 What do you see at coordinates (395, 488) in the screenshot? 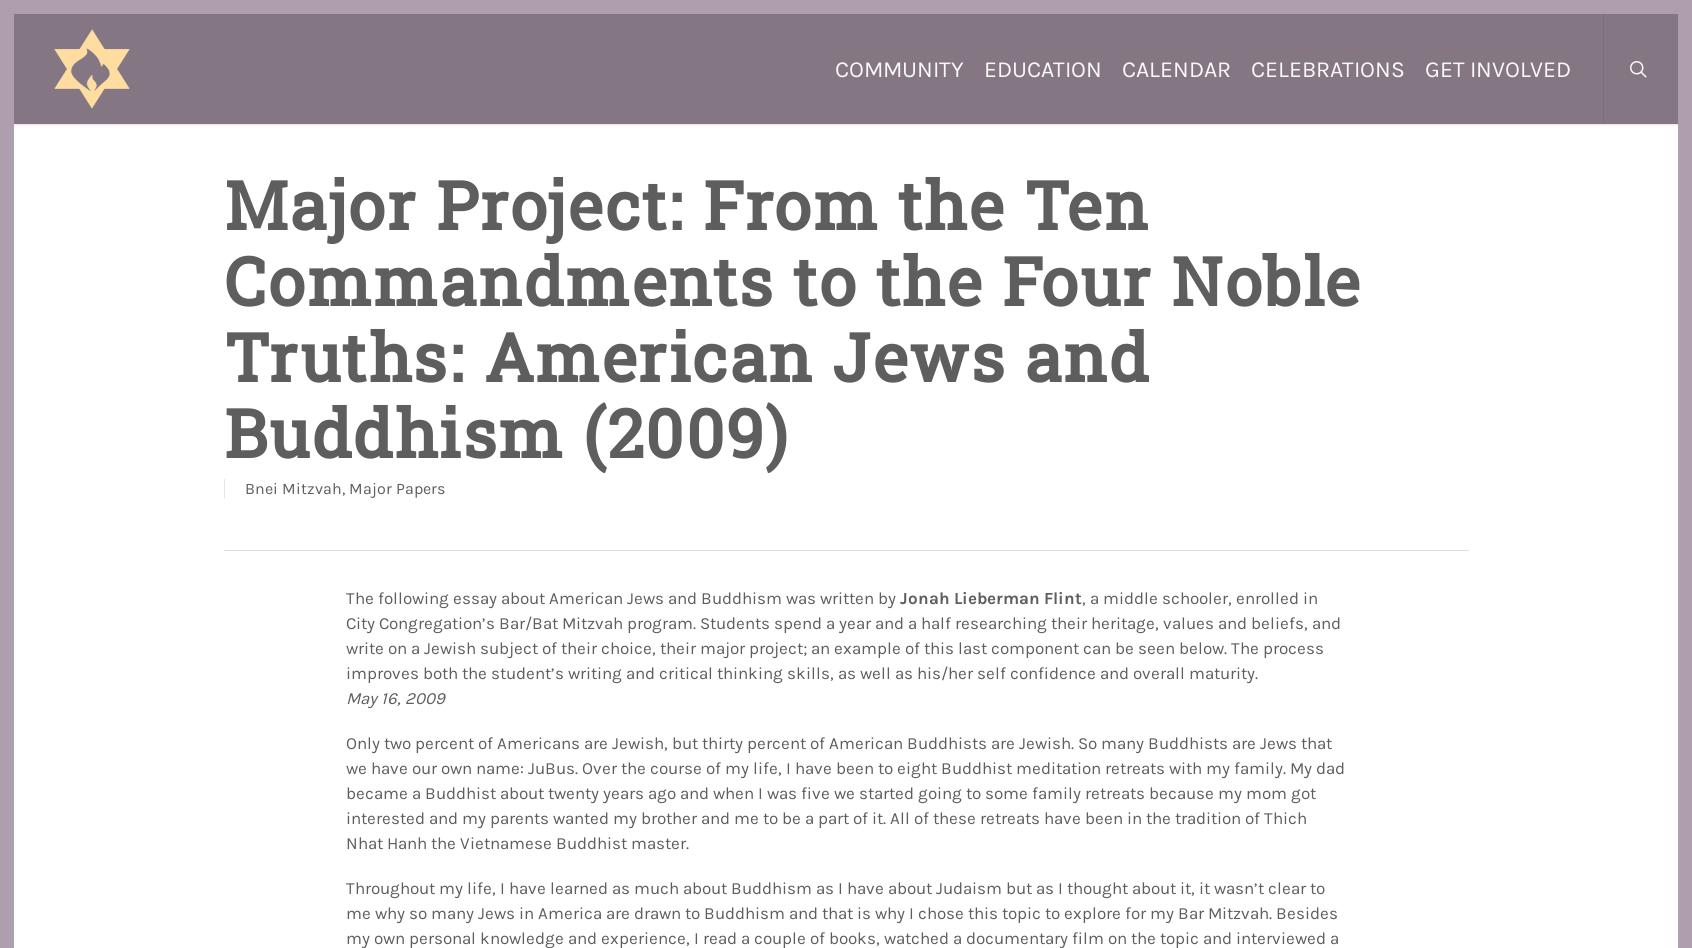
I see `'Major Papers'` at bounding box center [395, 488].